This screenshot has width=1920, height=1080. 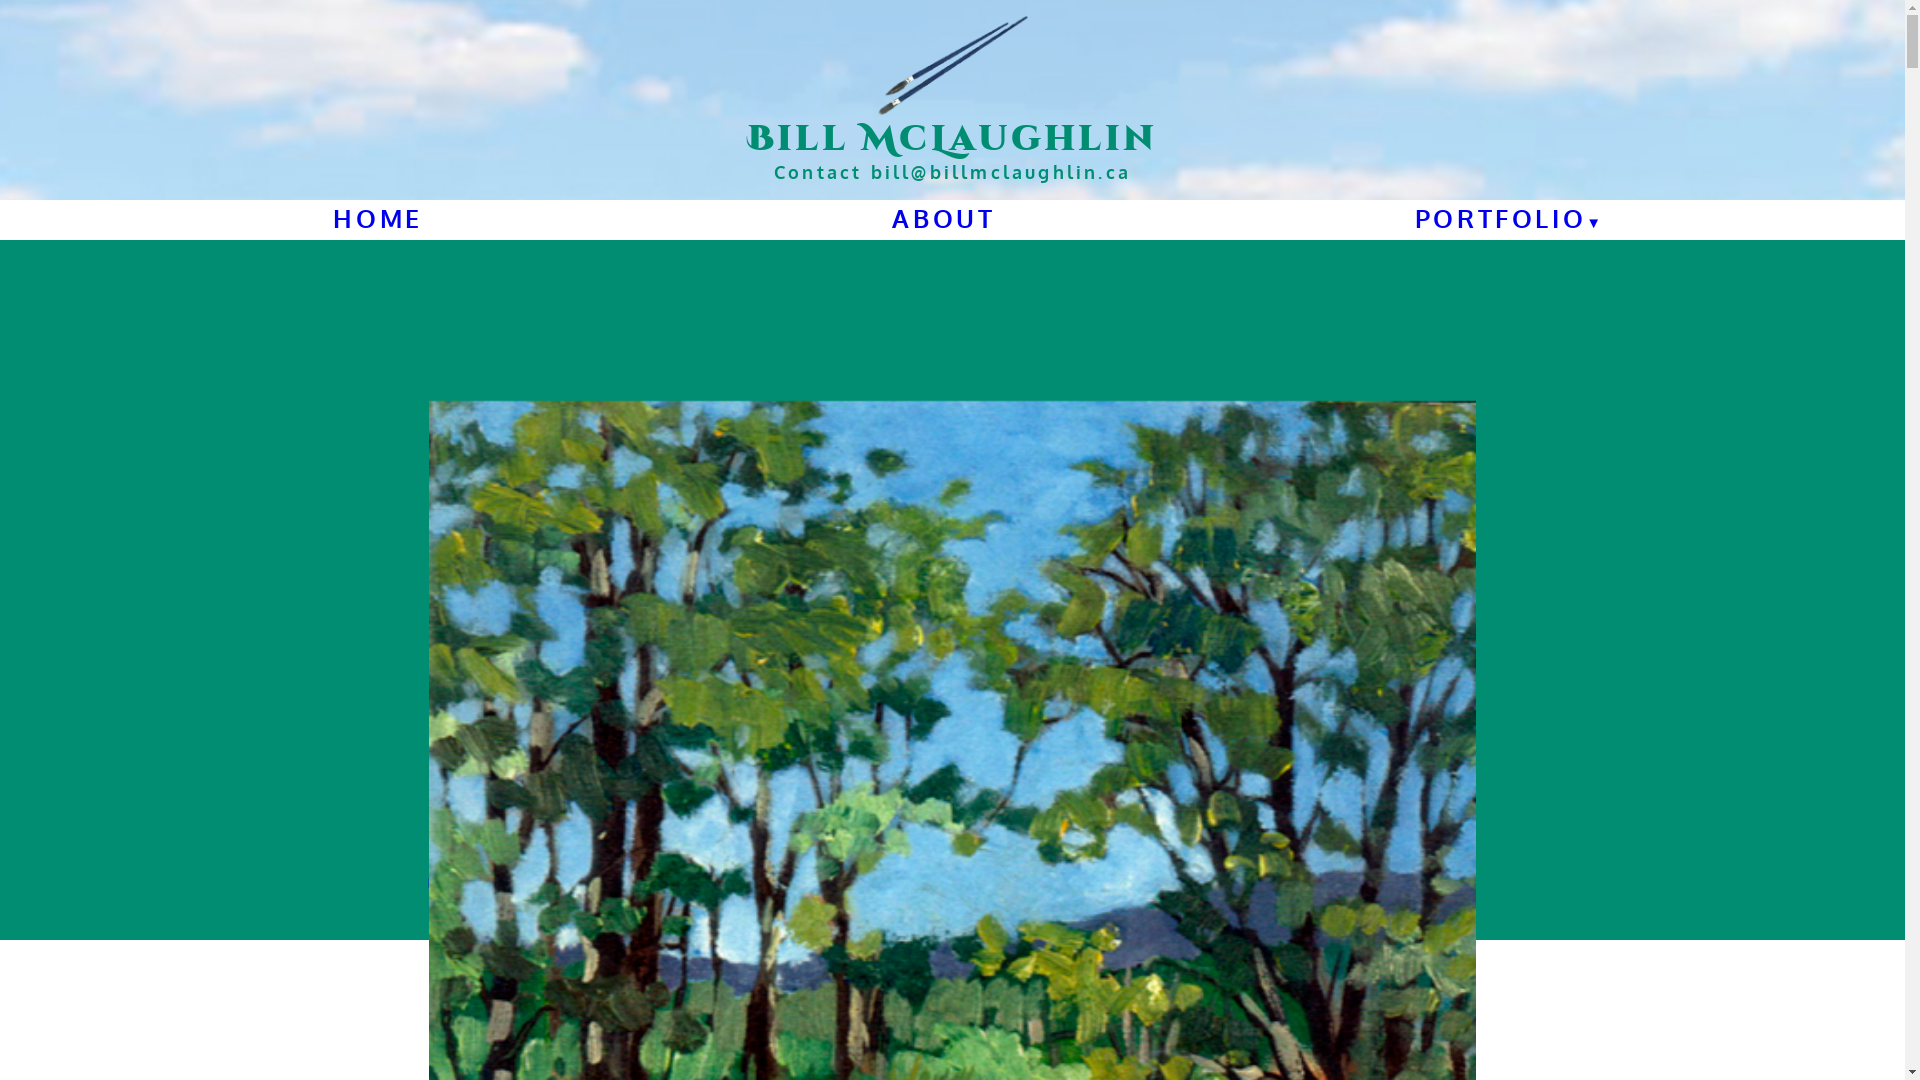 I want to click on 'bill@billmclaughlin.ca', so click(x=1001, y=171).